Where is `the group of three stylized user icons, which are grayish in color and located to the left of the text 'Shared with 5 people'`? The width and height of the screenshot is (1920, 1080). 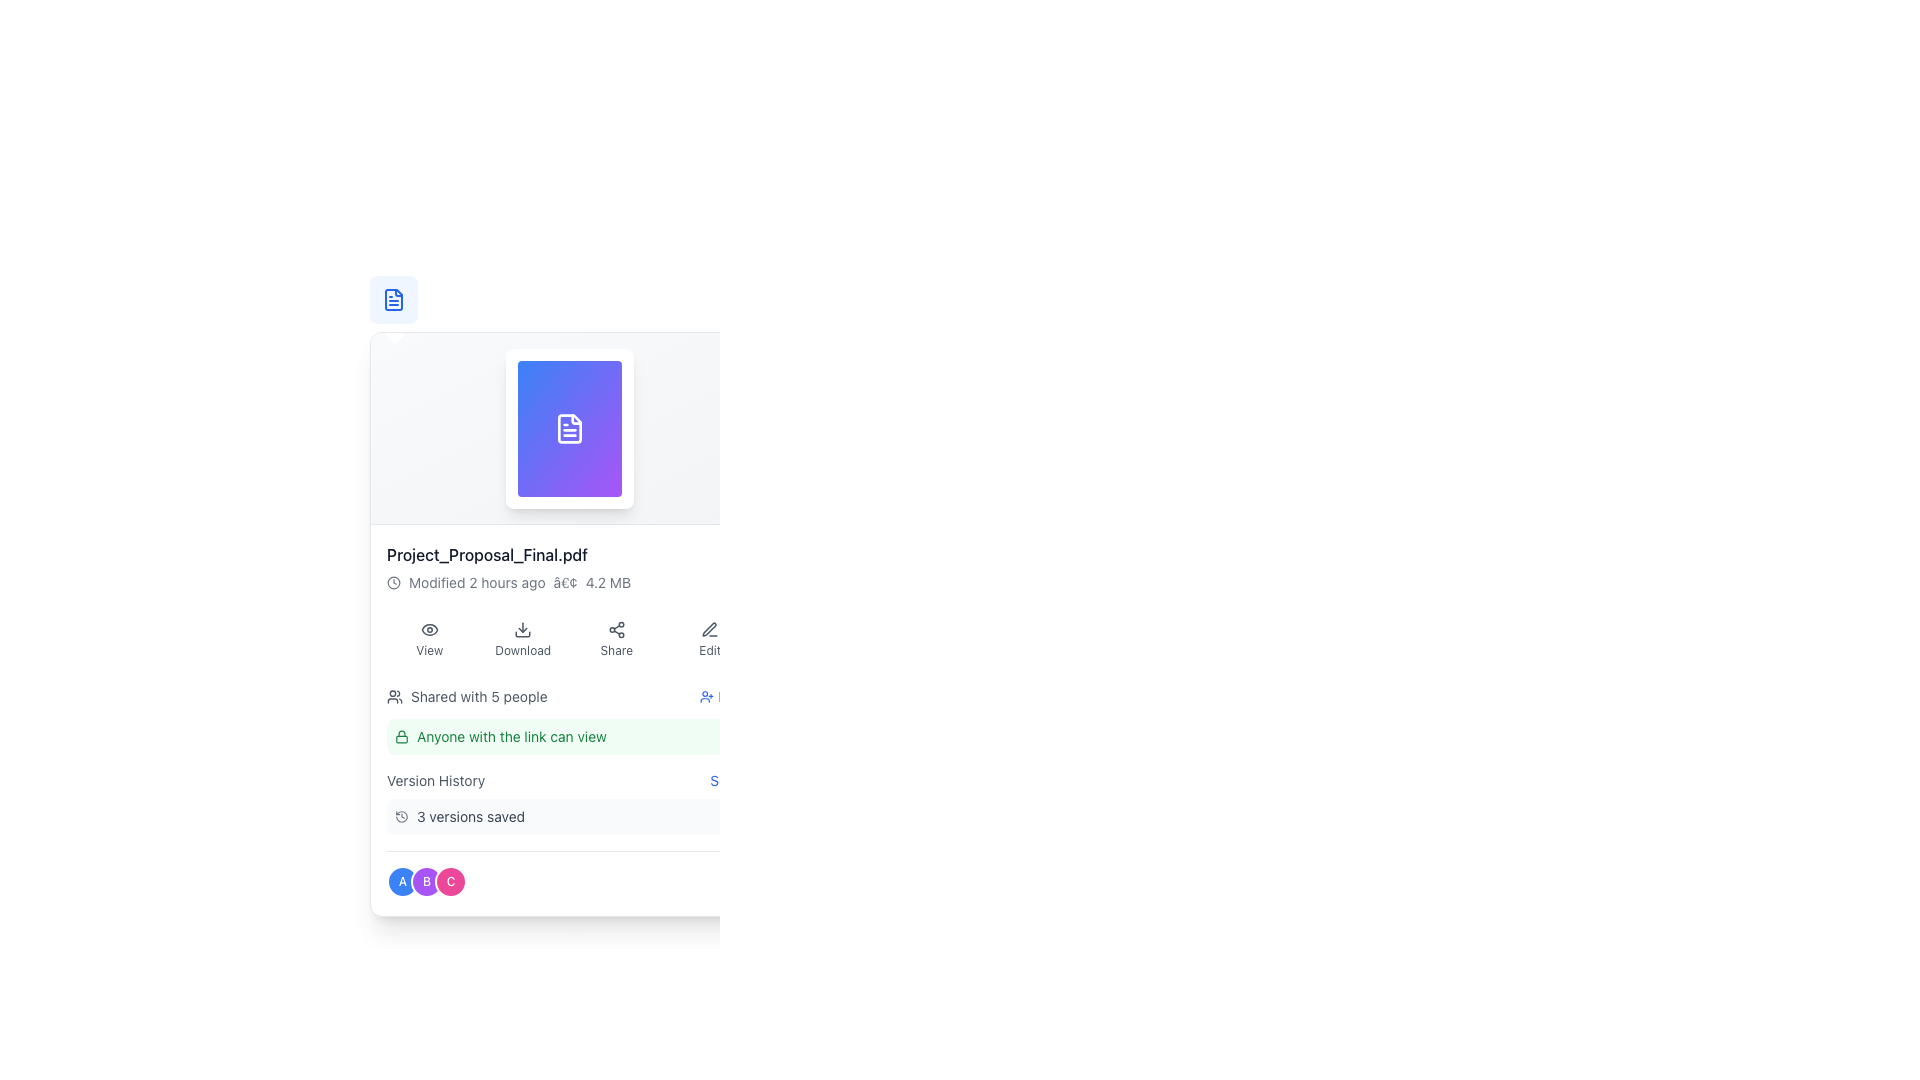 the group of three stylized user icons, which are grayish in color and located to the left of the text 'Shared with 5 people' is located at coordinates (394, 696).